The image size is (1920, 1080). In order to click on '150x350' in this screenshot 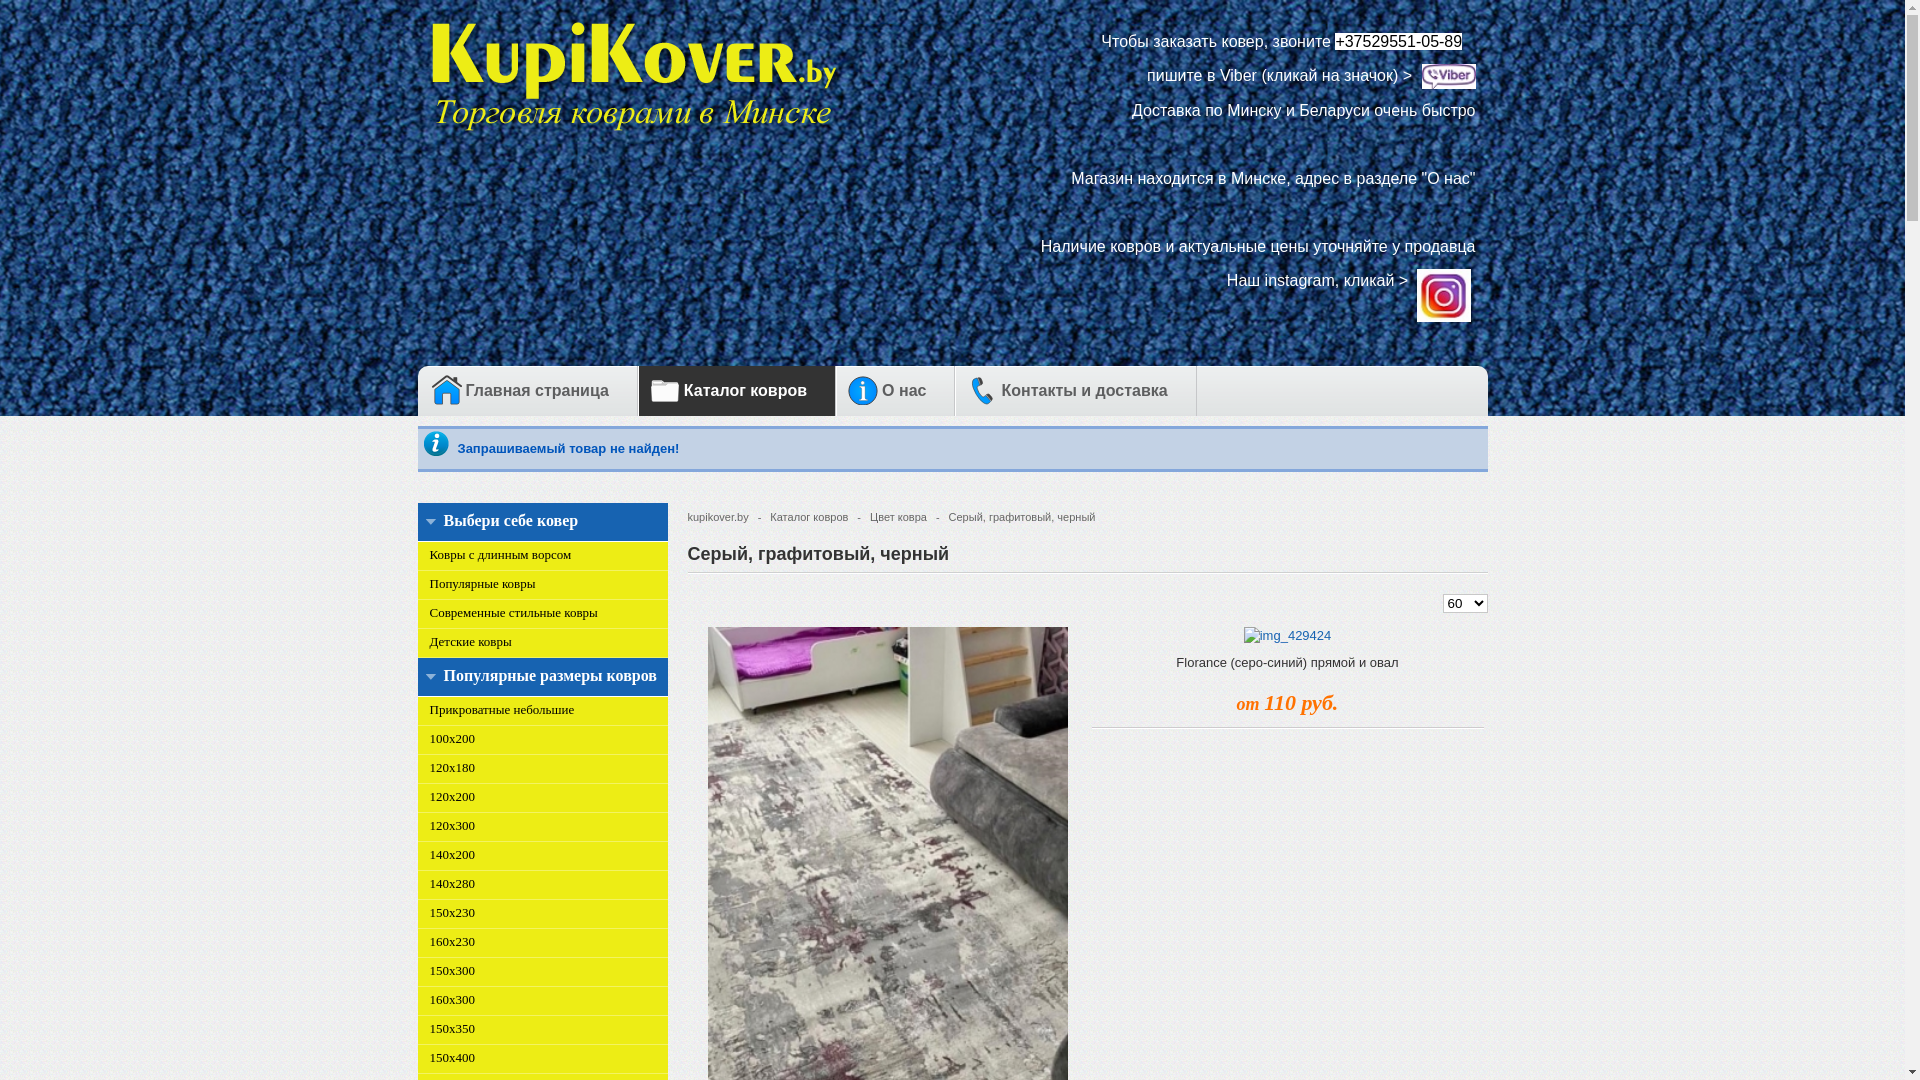, I will do `click(429, 1027)`.